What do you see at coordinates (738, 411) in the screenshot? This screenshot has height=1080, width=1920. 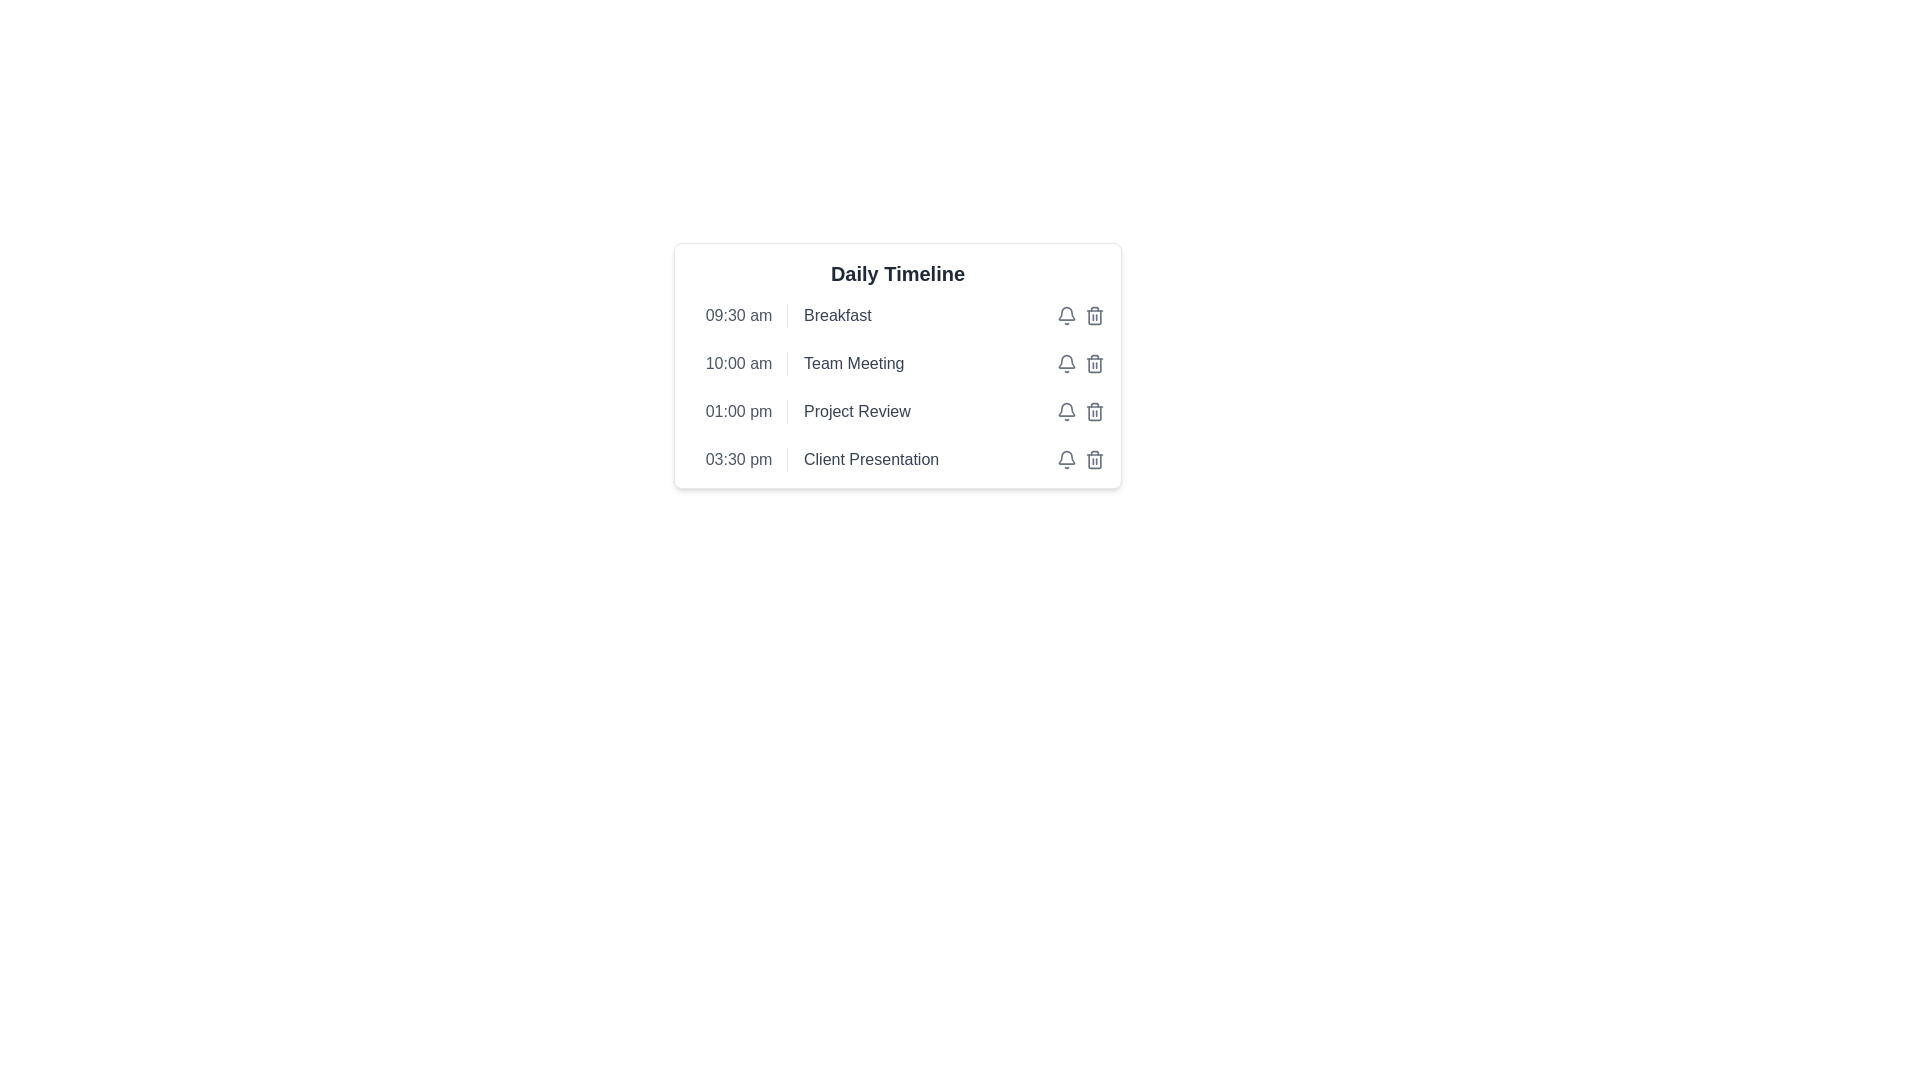 I see `the text element that indicates the start time of the adjacent event in the schedule list, located in the third row and aligned with other time entries` at bounding box center [738, 411].